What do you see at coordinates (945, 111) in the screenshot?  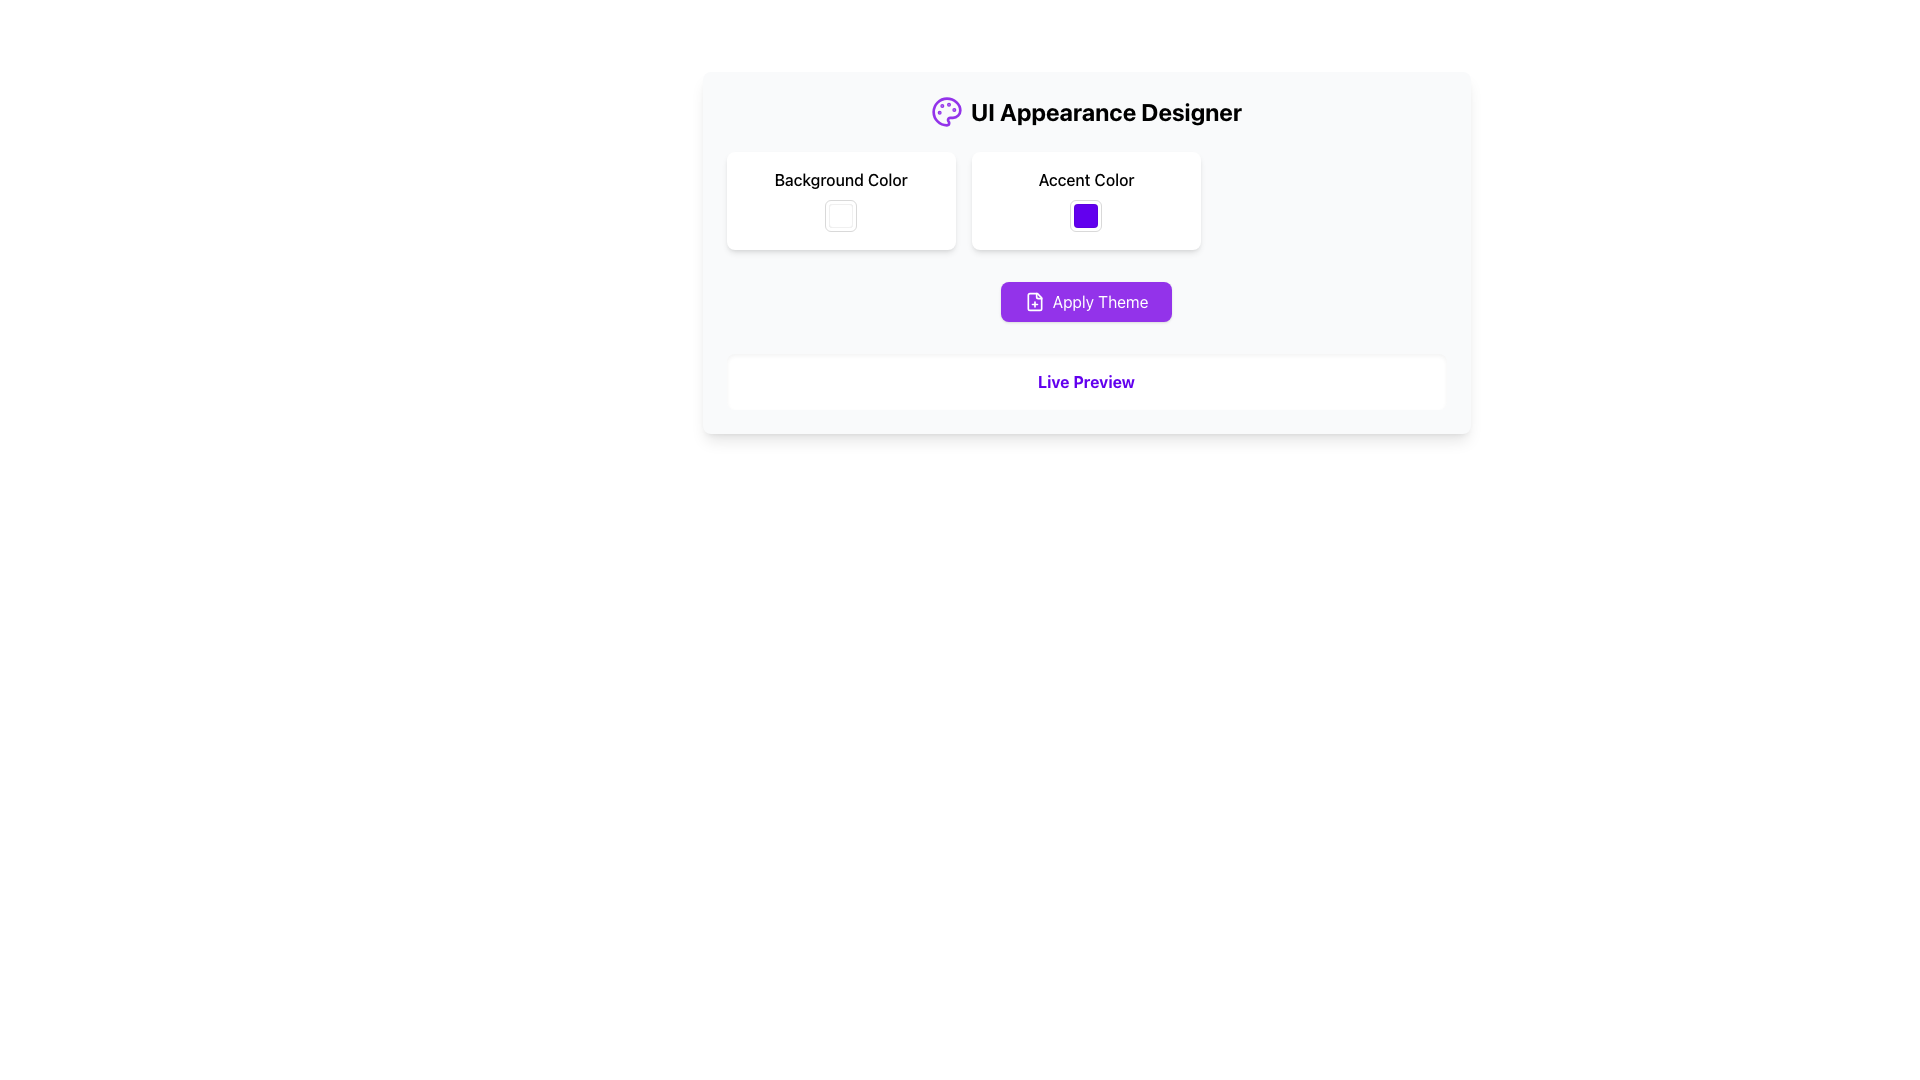 I see `the SVG palette icon with a purple outline, located to the left of the text 'UI Appearance Designer'` at bounding box center [945, 111].